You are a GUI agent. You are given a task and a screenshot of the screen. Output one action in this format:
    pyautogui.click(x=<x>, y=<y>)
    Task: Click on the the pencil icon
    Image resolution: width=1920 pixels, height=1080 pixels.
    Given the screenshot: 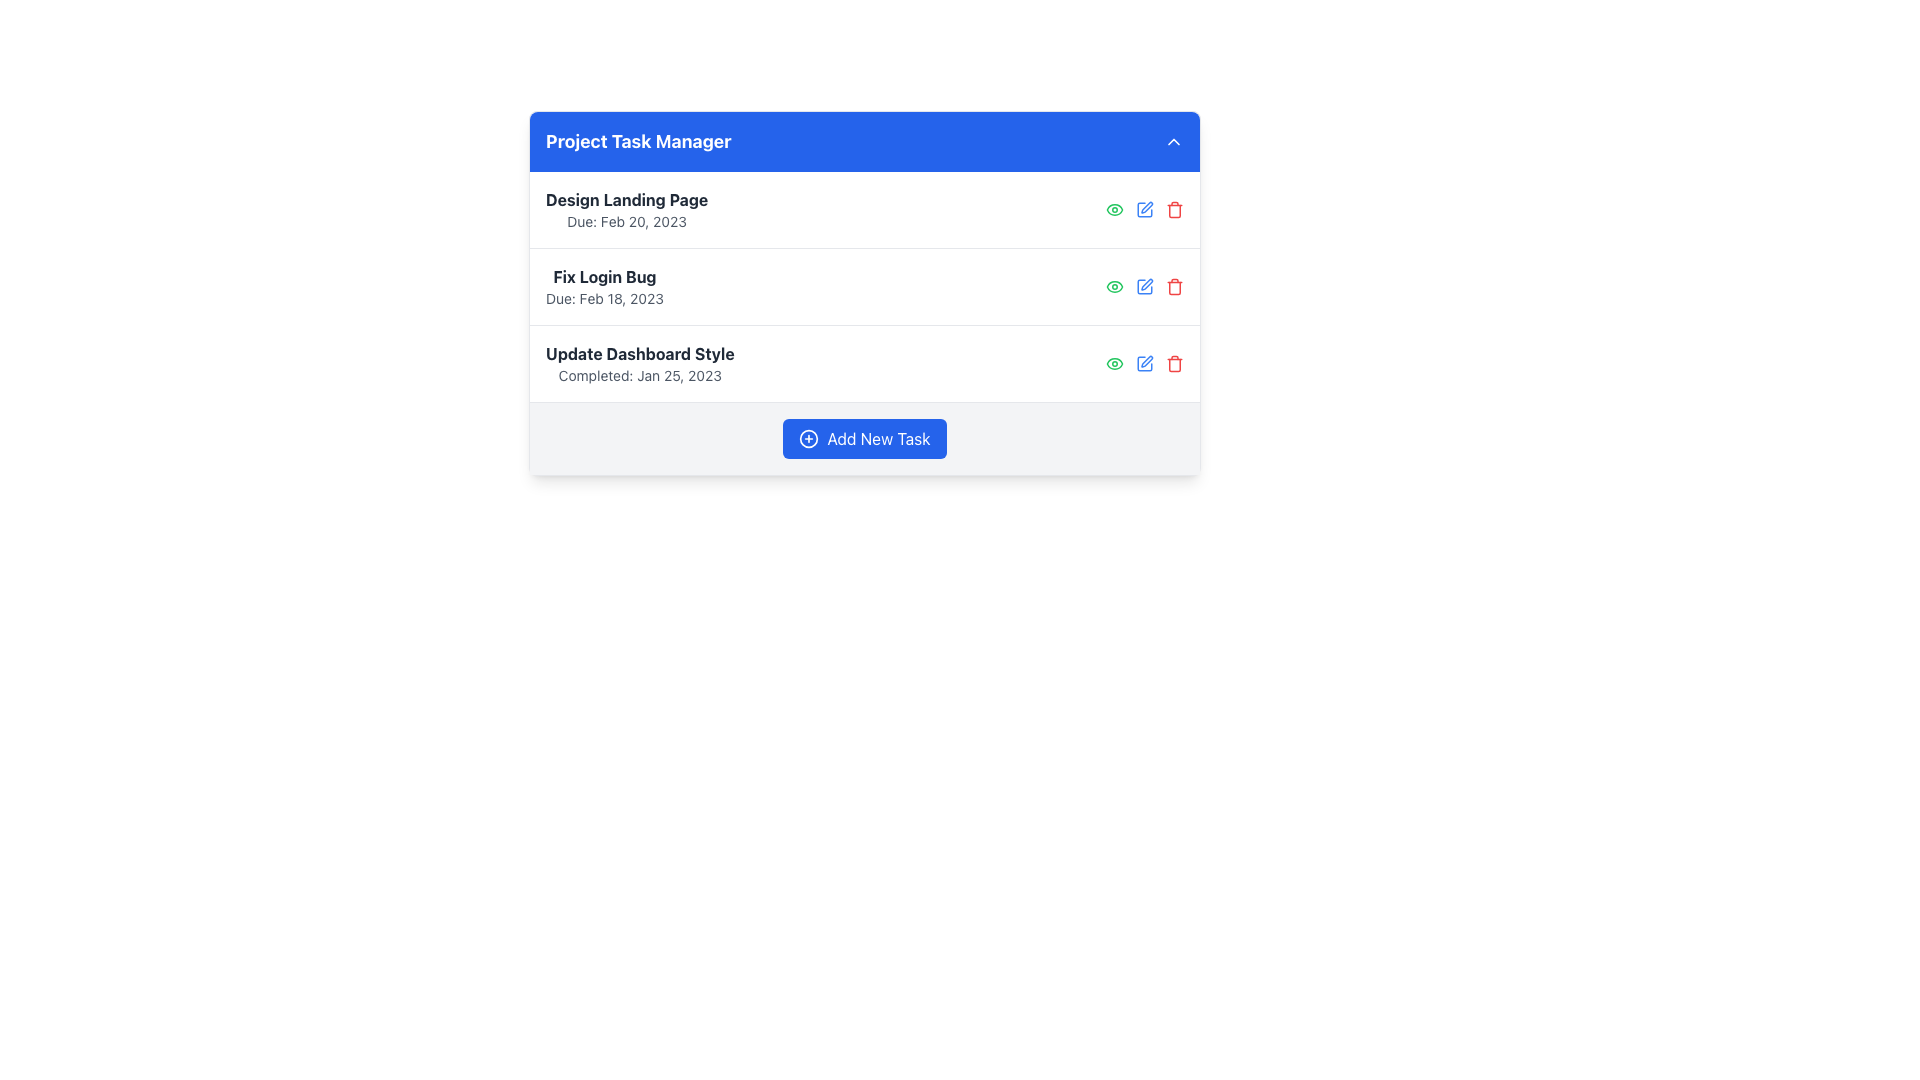 What is the action you would take?
    pyautogui.click(x=1145, y=286)
    